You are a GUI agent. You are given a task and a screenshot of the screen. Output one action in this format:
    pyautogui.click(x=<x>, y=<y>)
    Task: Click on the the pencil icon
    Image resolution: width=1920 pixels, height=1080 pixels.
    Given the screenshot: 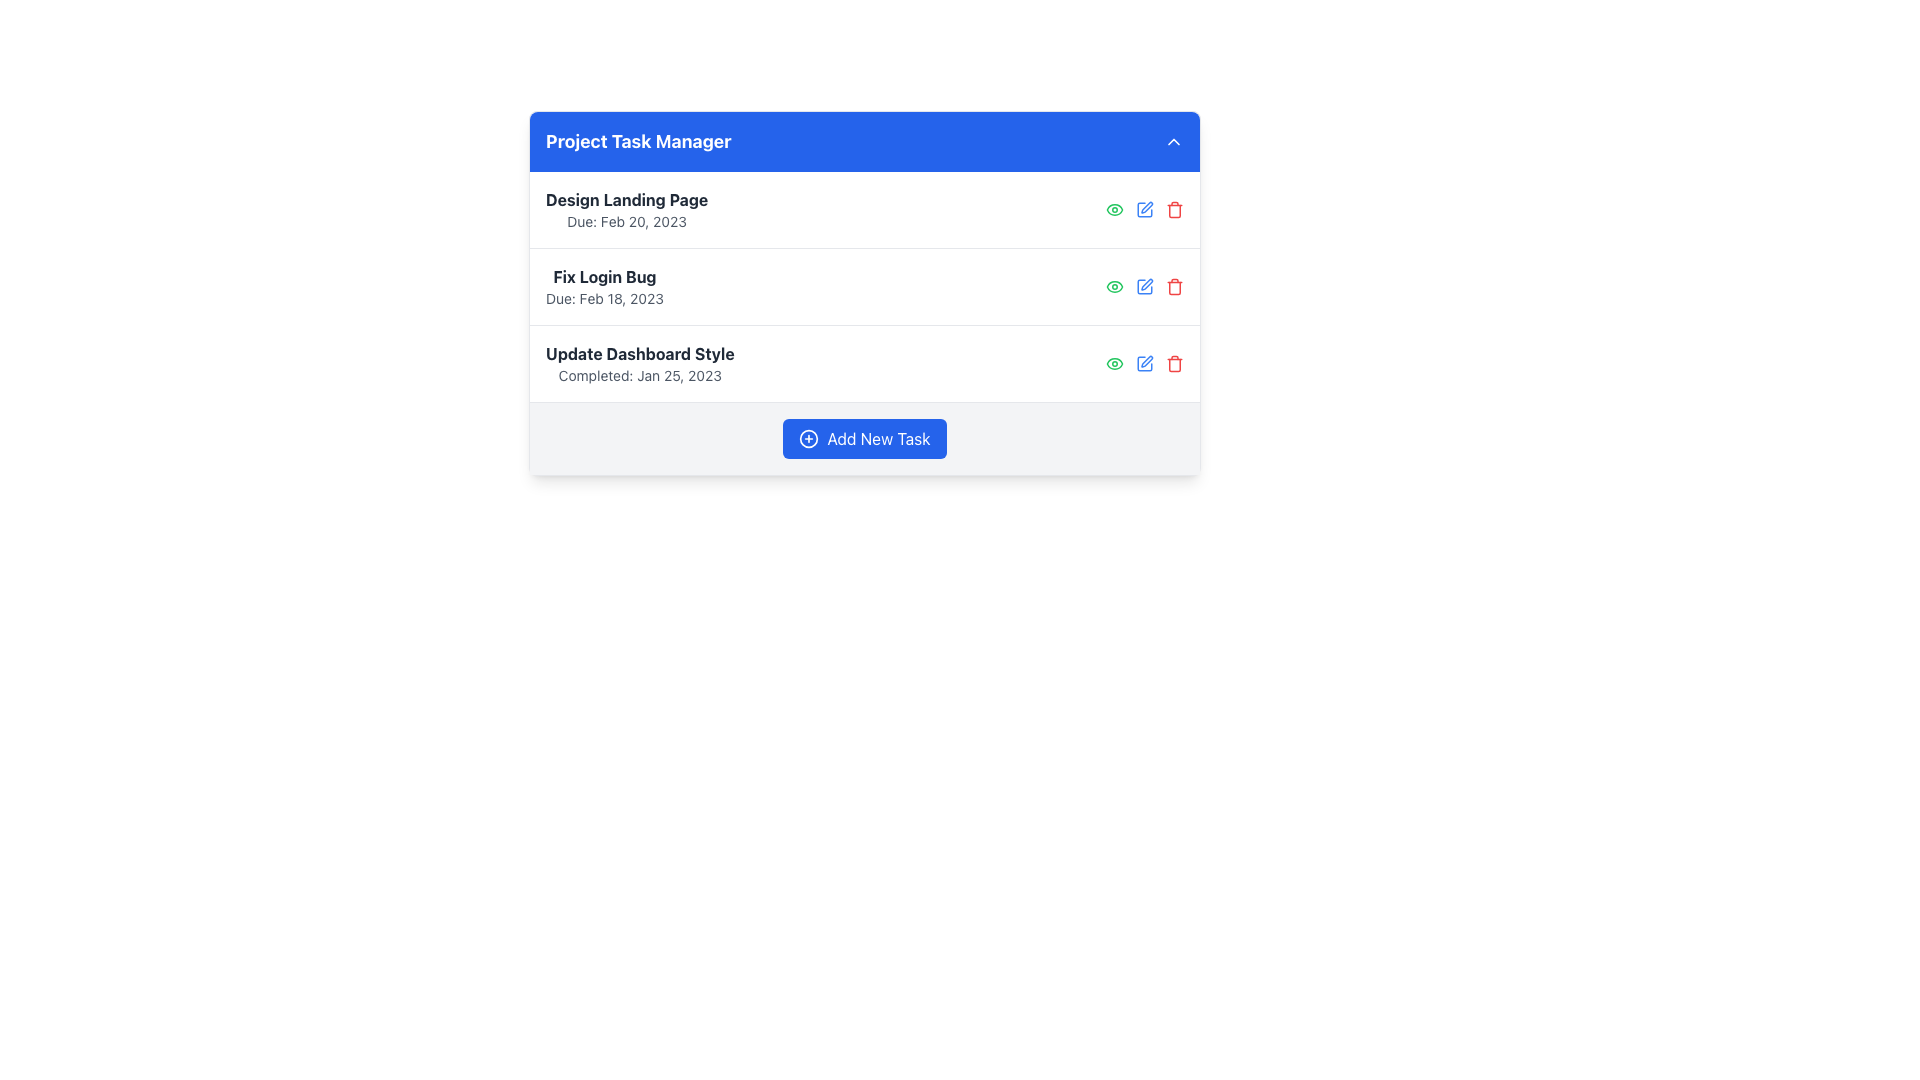 What is the action you would take?
    pyautogui.click(x=1145, y=286)
    